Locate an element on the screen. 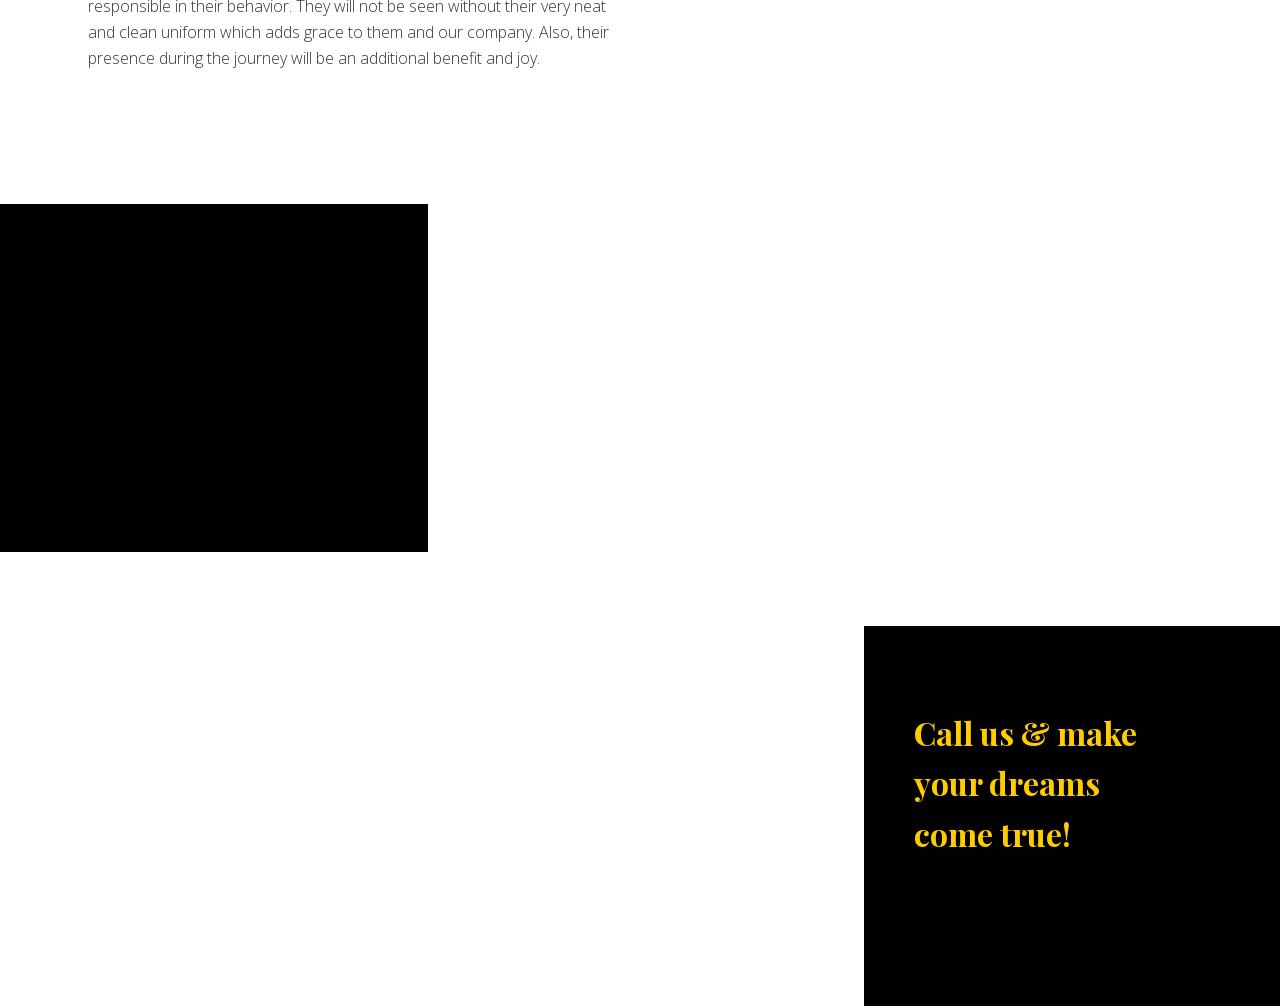  'Call us & make your dreams come true!' is located at coordinates (1025, 780).